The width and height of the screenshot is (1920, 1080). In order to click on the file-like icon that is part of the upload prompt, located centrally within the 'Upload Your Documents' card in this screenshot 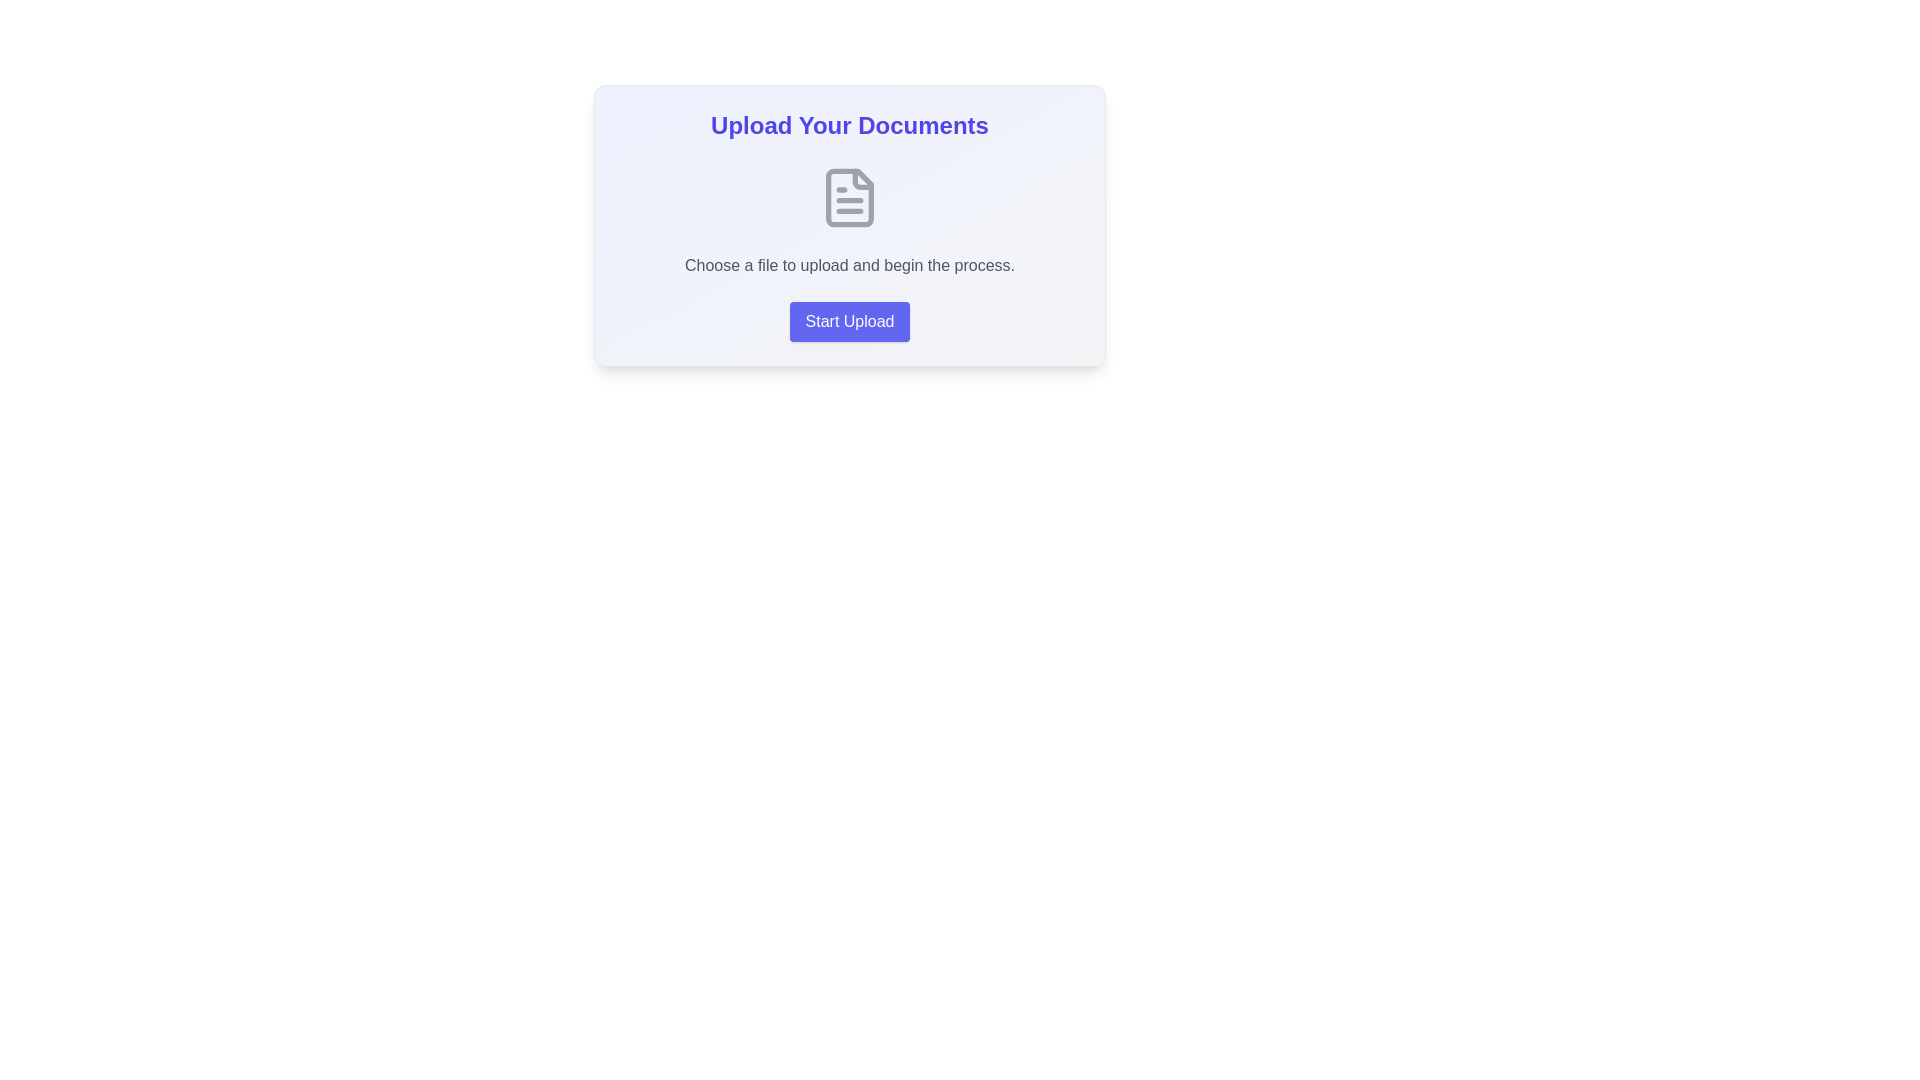, I will do `click(849, 197)`.